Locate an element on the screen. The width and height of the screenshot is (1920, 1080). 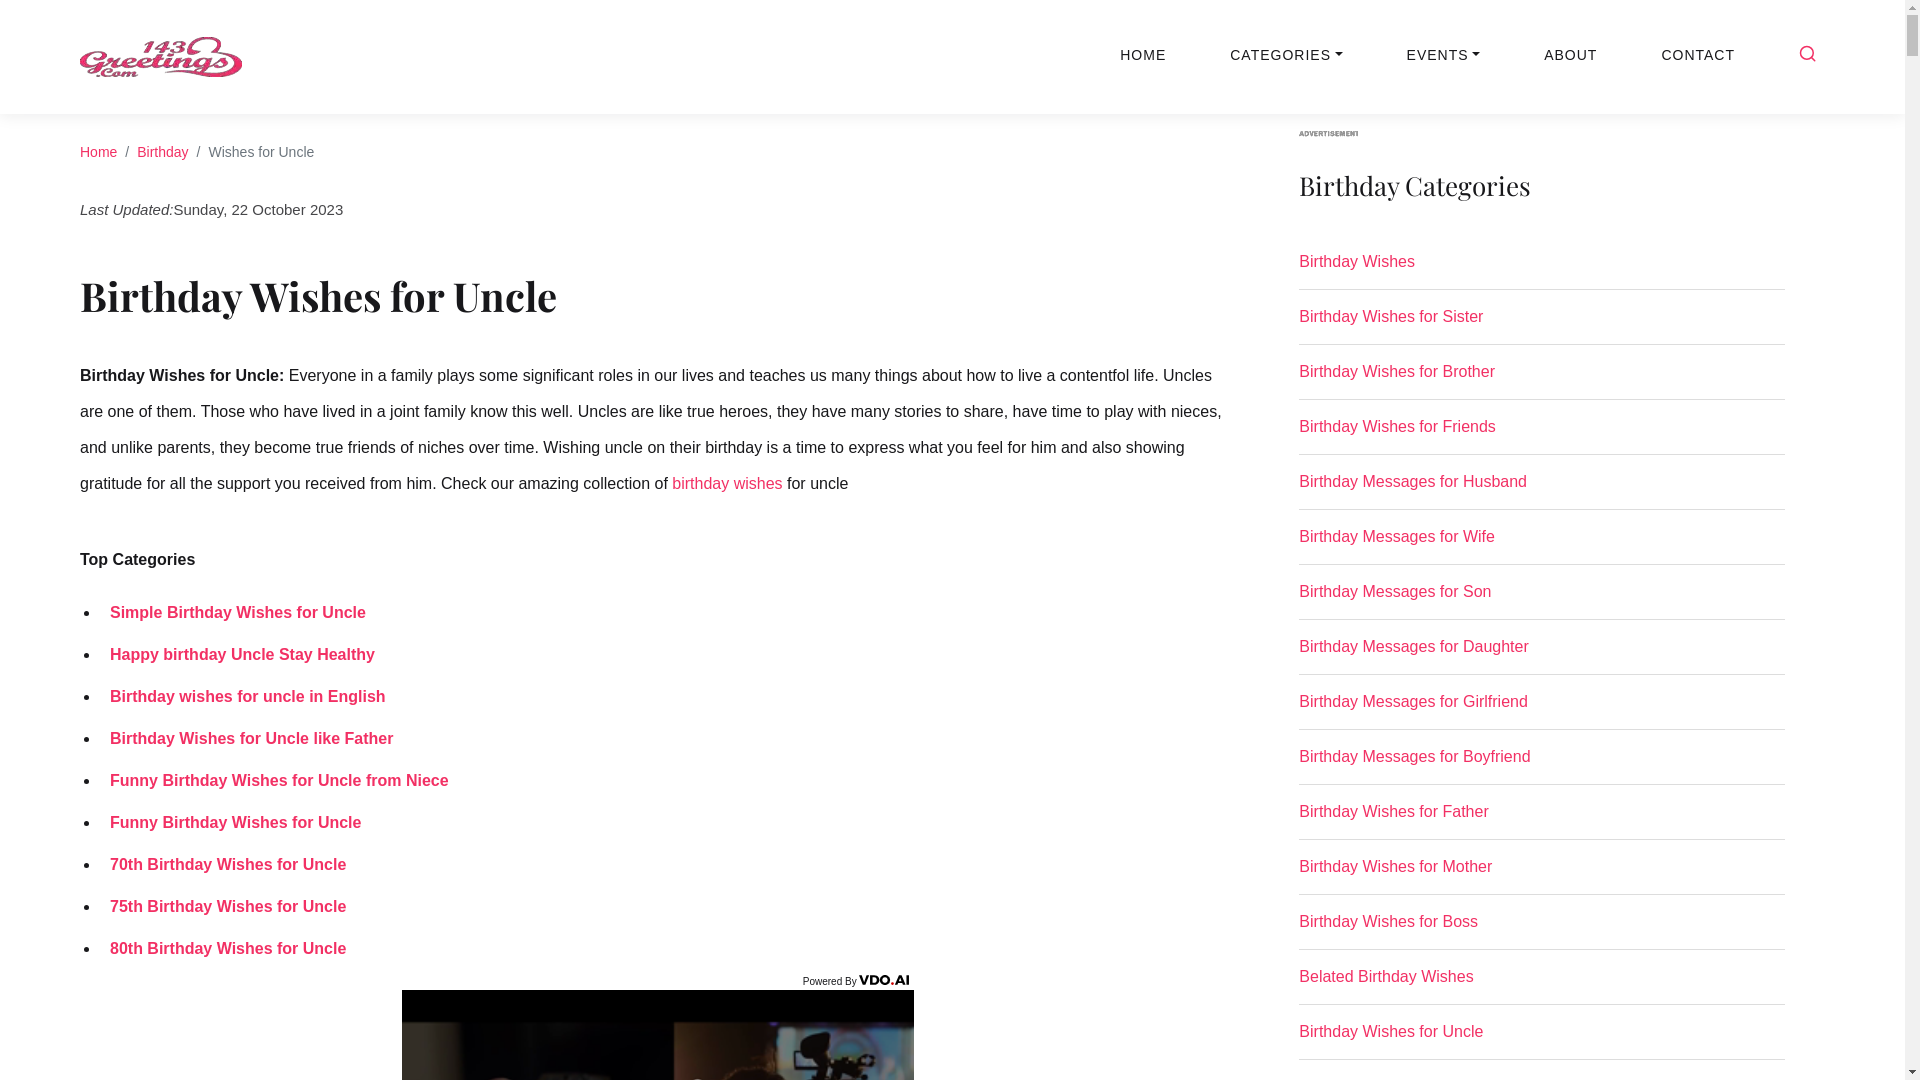
'Birthday Wishes for Mother' is located at coordinates (1540, 874).